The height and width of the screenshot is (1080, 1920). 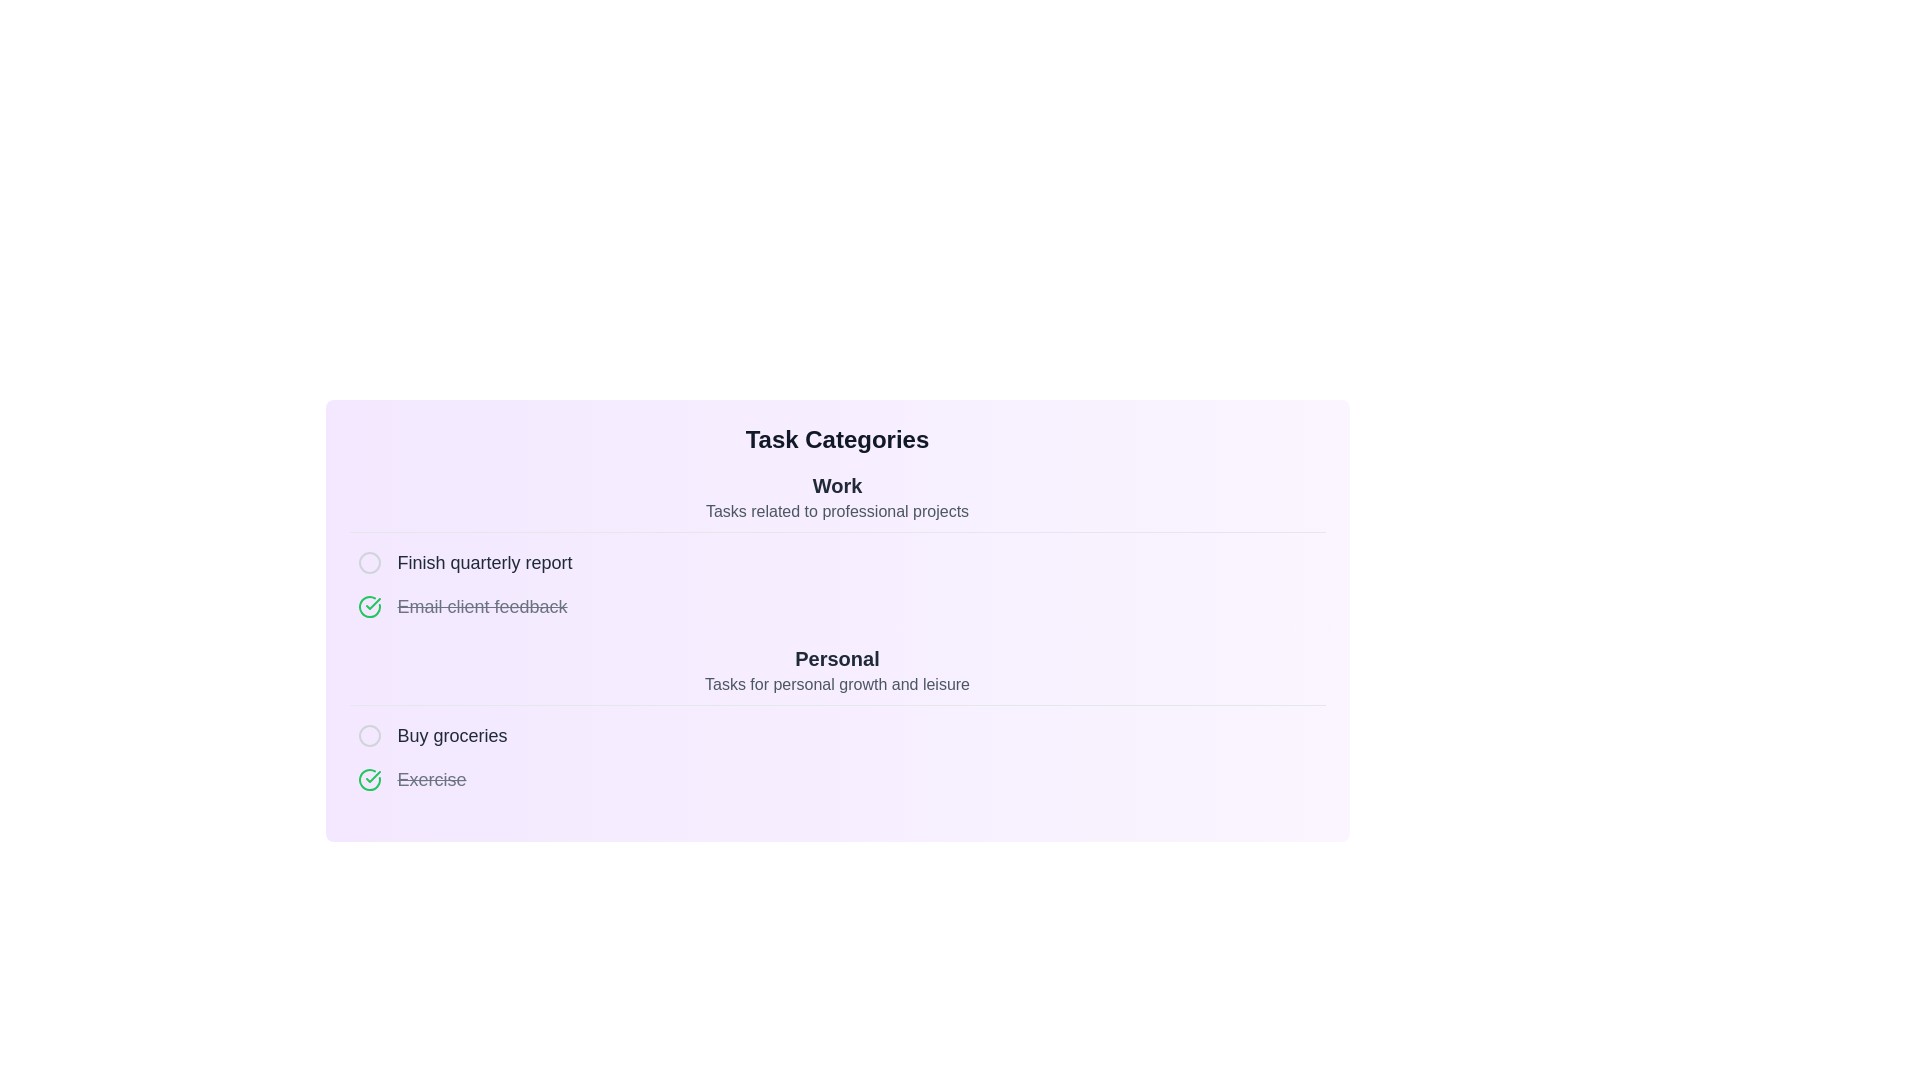 What do you see at coordinates (837, 511) in the screenshot?
I see `the descriptive text label that provides information about the 'Work' title in the 'Task Categories' section` at bounding box center [837, 511].